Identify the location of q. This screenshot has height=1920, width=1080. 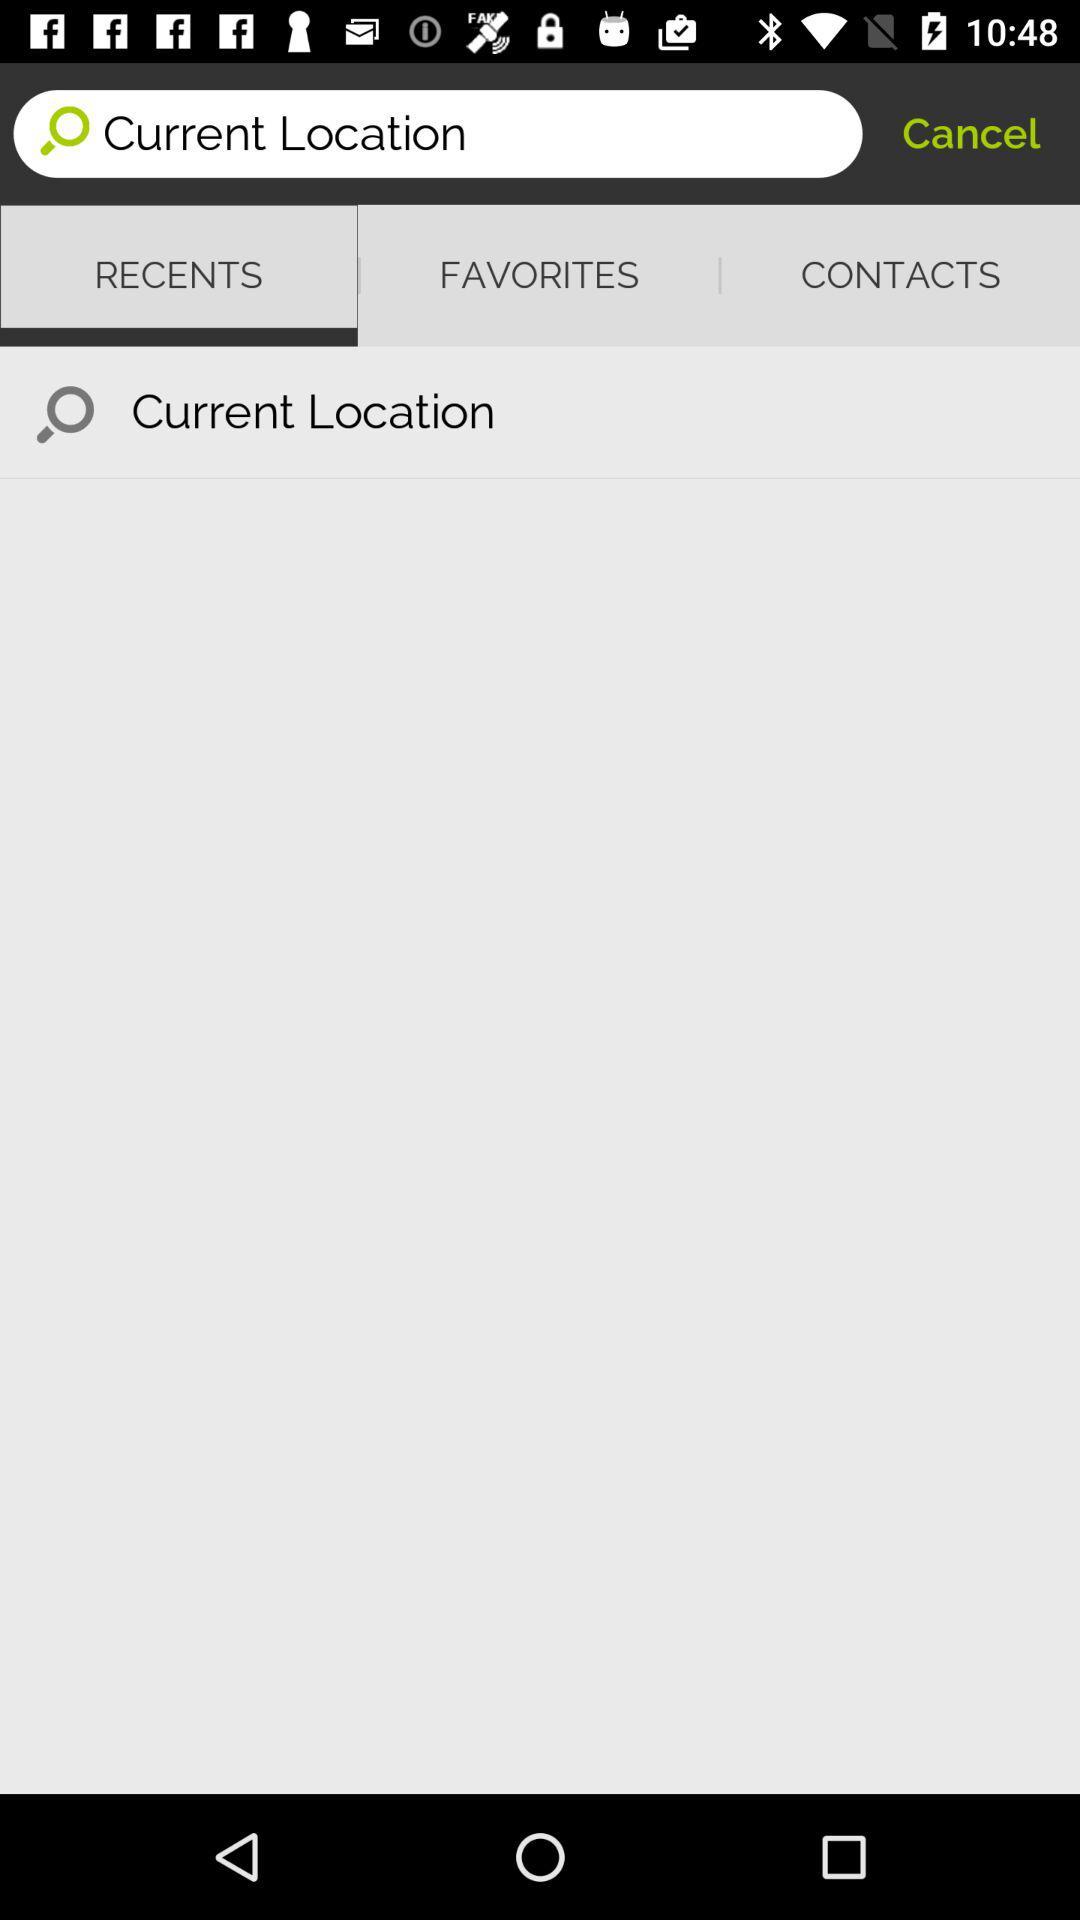
(64, 411).